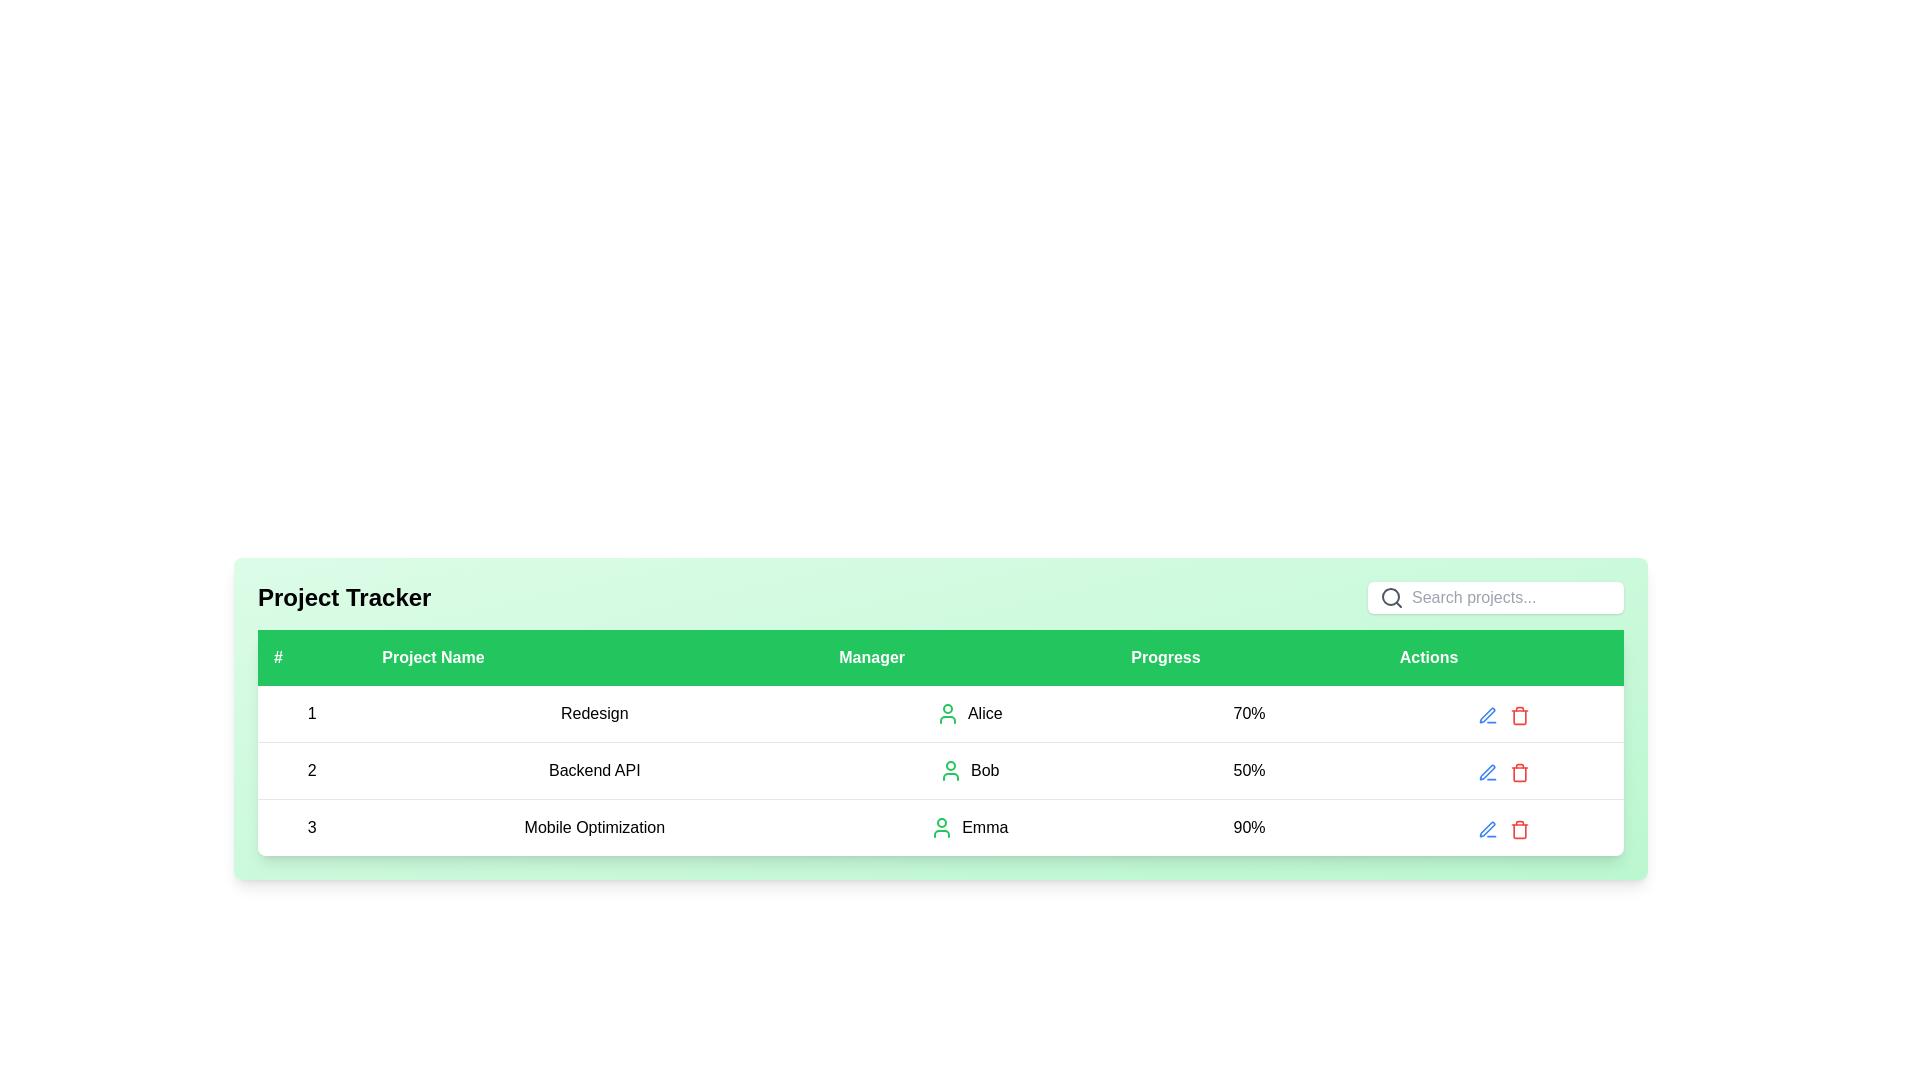  What do you see at coordinates (1519, 831) in the screenshot?
I see `the 'Delete' icon, located within the 'Actions' column of the row associated with 'Mobile Optimization', to perform a delete action` at bounding box center [1519, 831].